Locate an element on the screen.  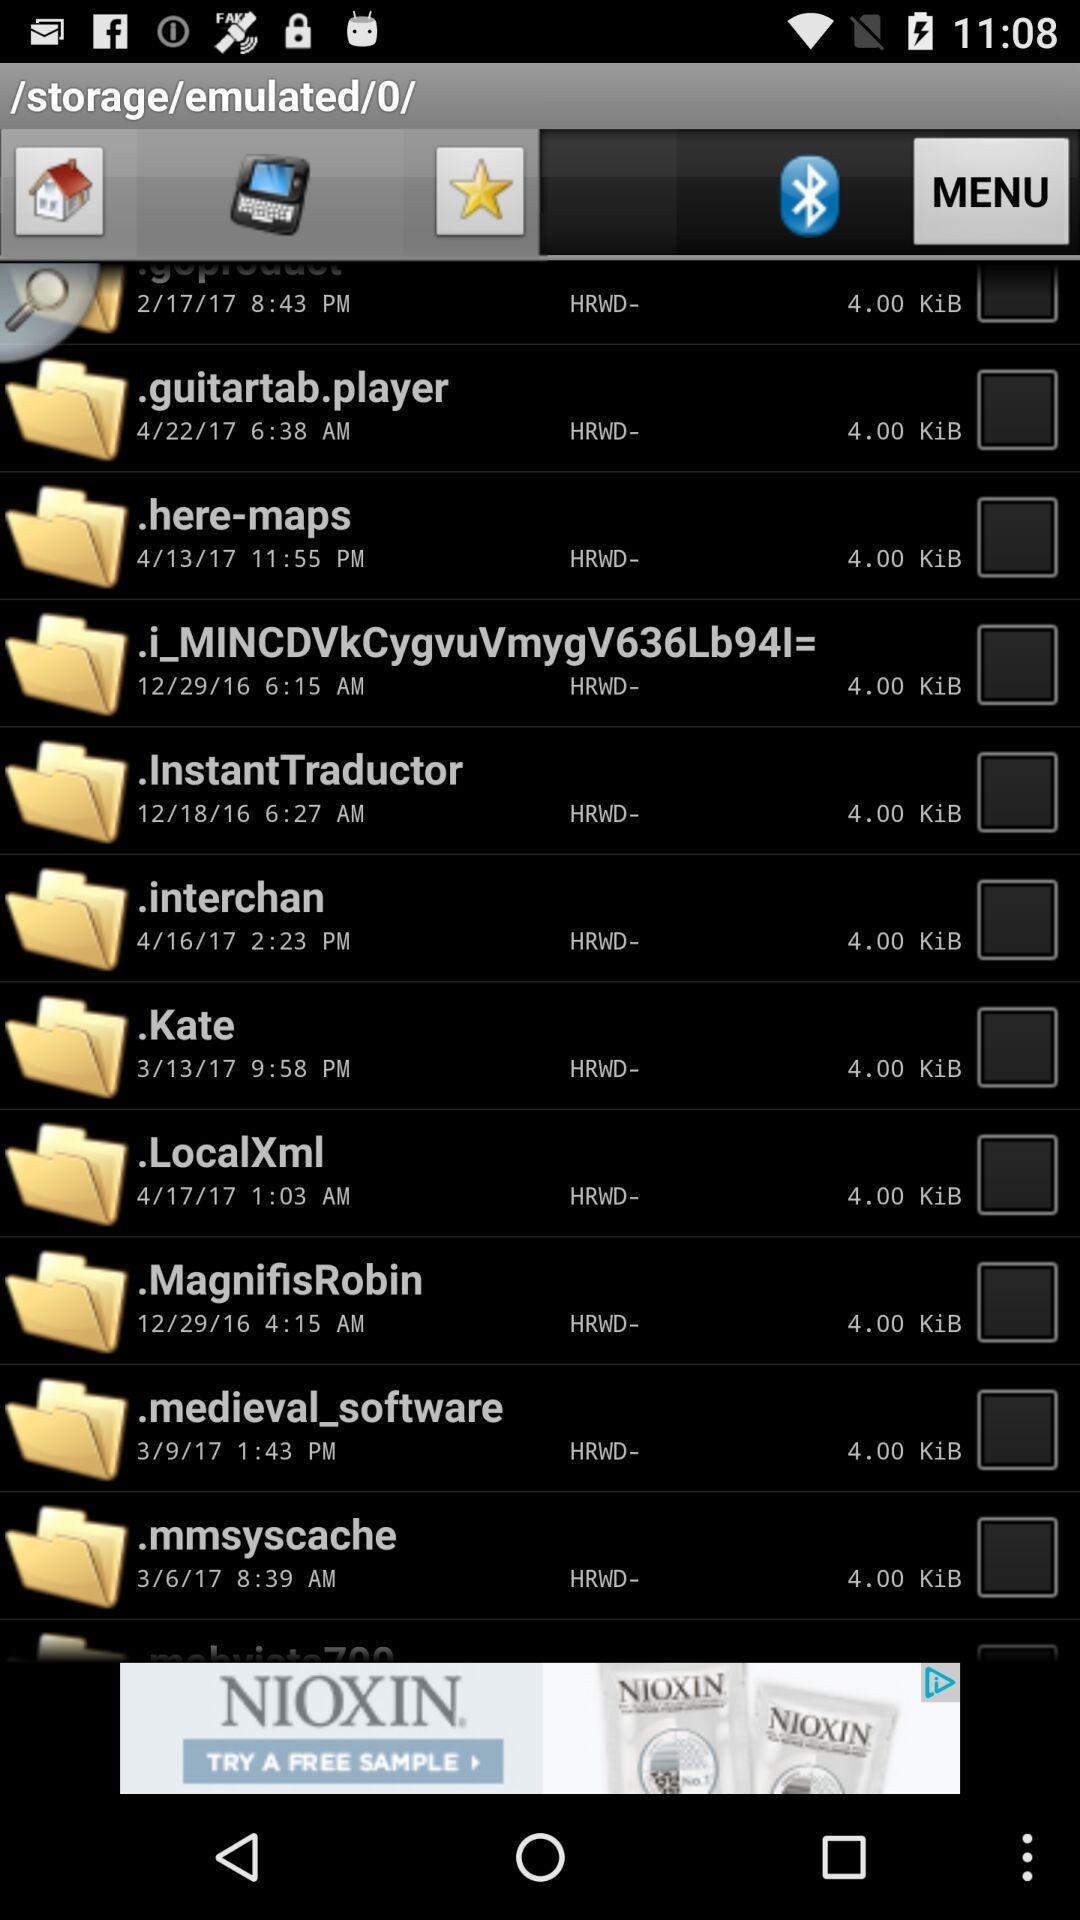
the here-maps folder is located at coordinates (1023, 535).